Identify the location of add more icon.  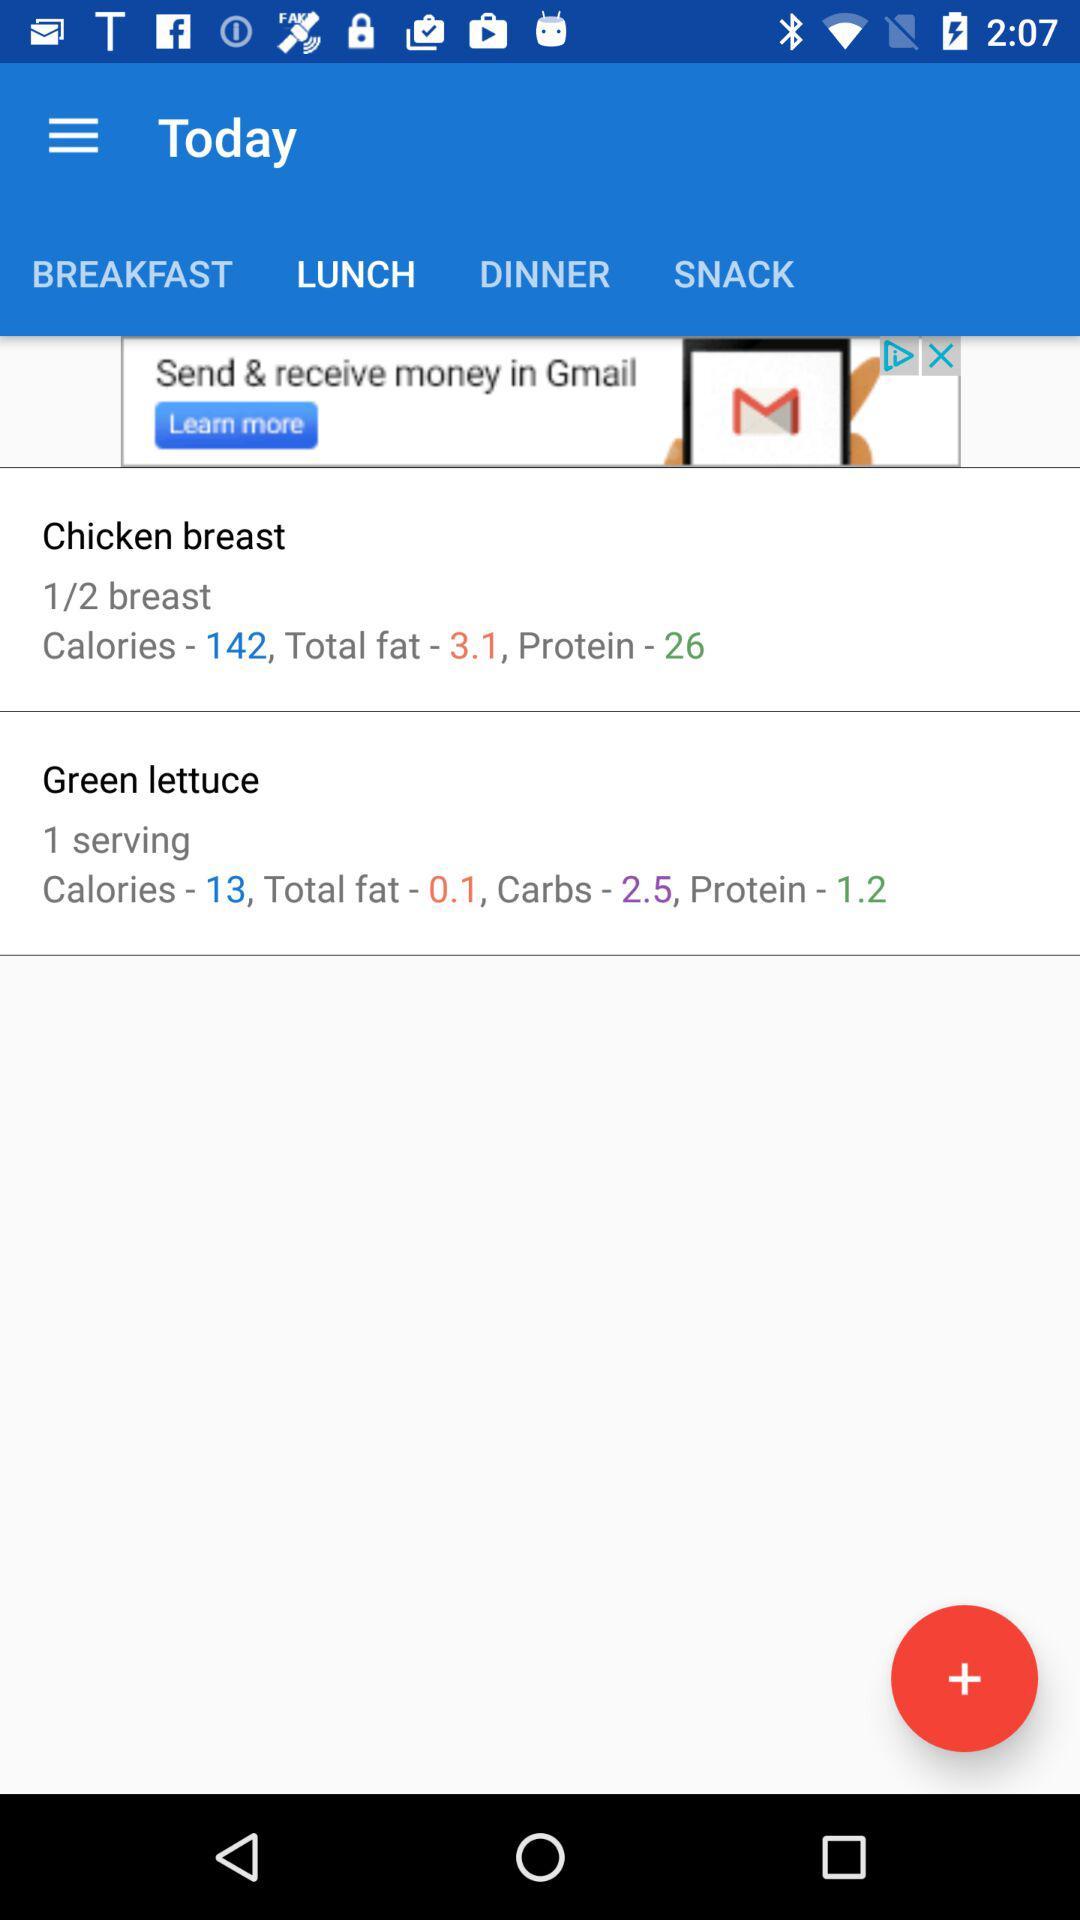
(963, 1678).